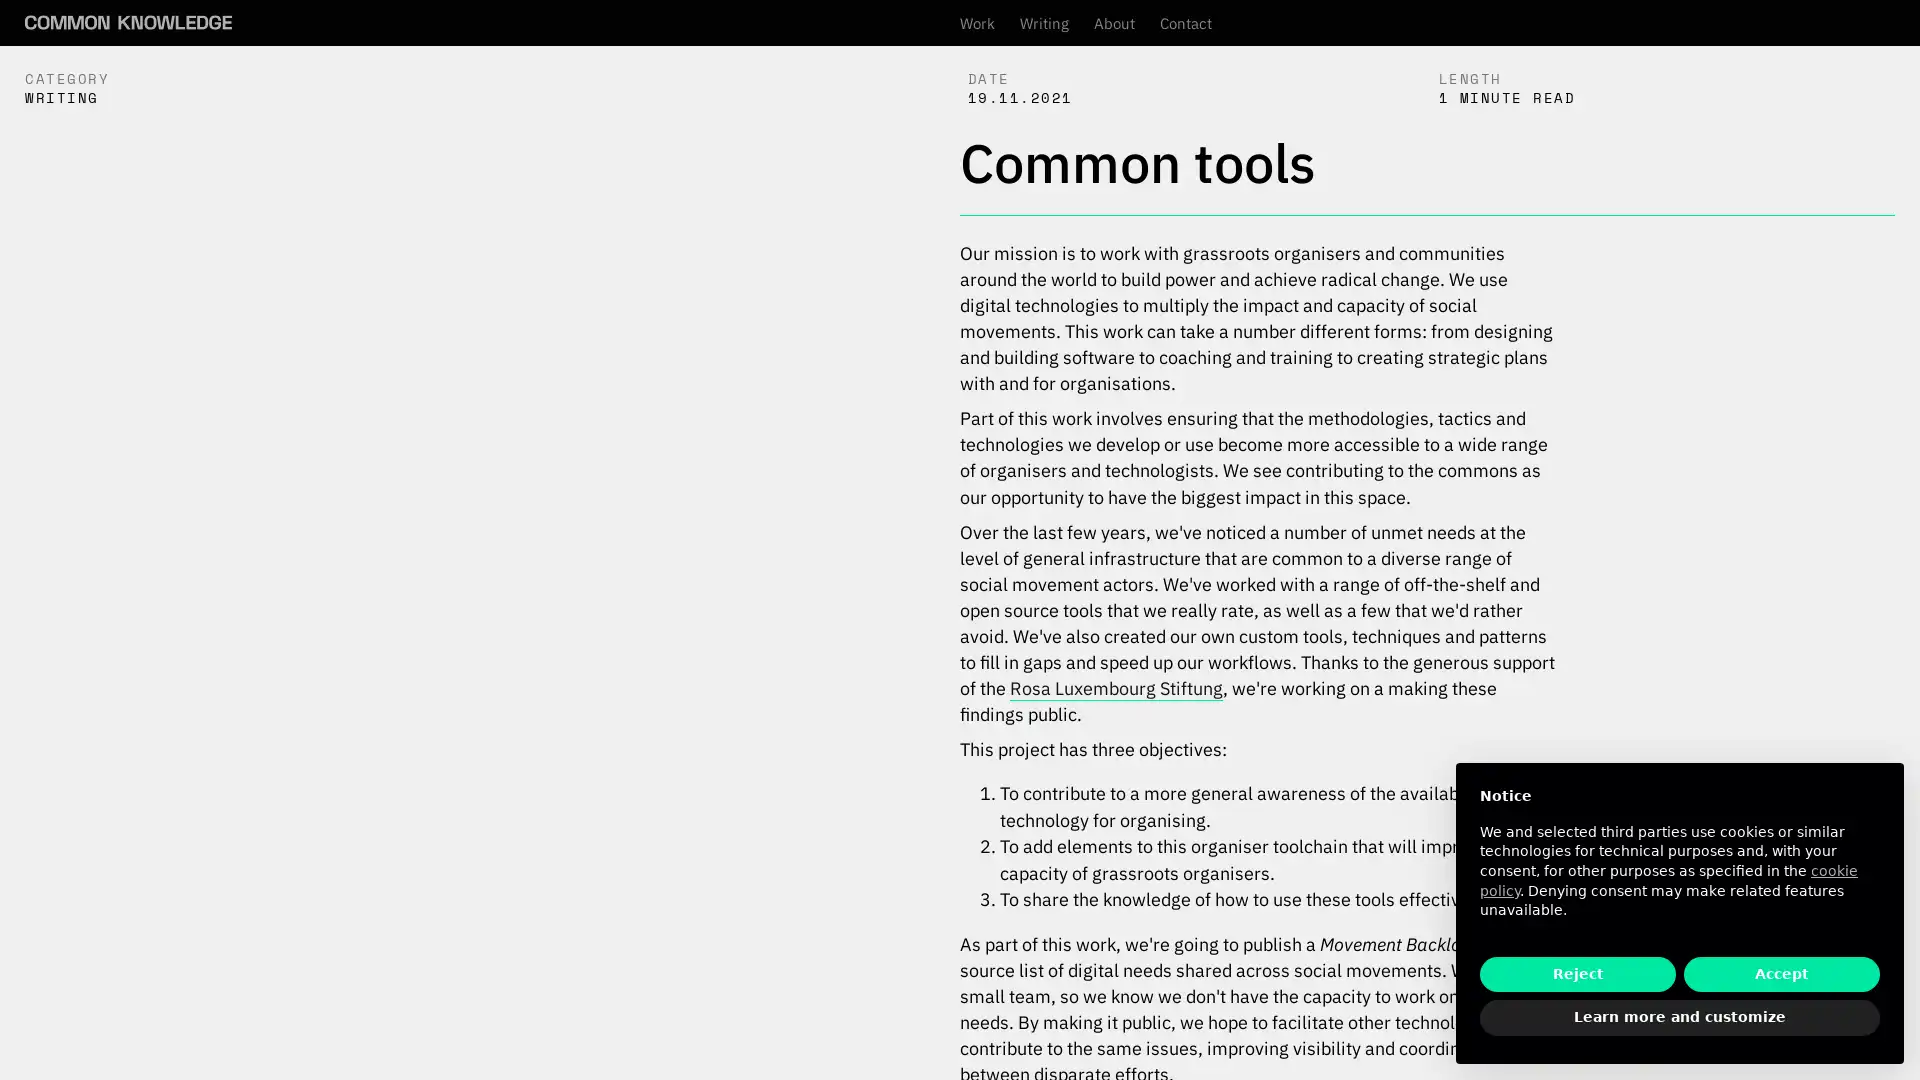 Image resolution: width=1920 pixels, height=1080 pixels. What do you see at coordinates (1781, 973) in the screenshot?
I see `Accept` at bounding box center [1781, 973].